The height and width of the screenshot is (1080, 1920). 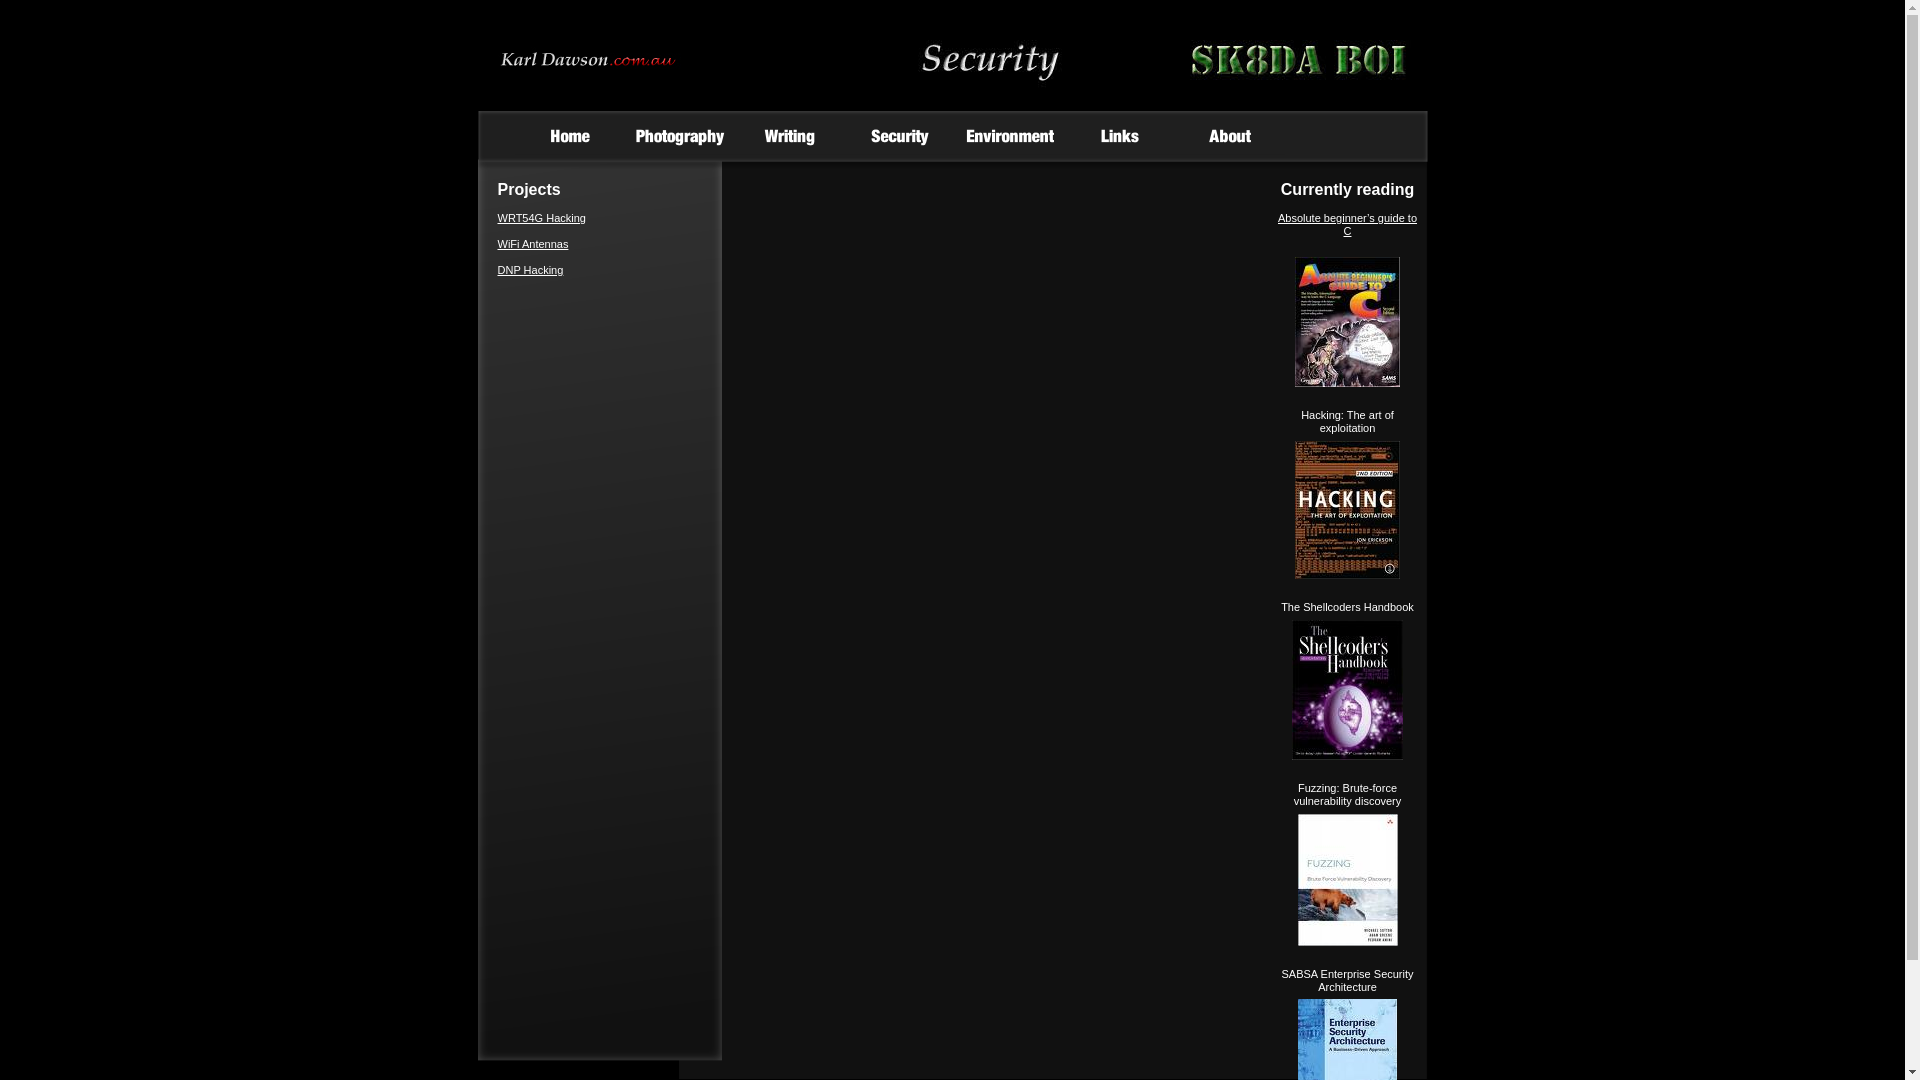 I want to click on 'WiFi Antennas', so click(x=533, y=242).